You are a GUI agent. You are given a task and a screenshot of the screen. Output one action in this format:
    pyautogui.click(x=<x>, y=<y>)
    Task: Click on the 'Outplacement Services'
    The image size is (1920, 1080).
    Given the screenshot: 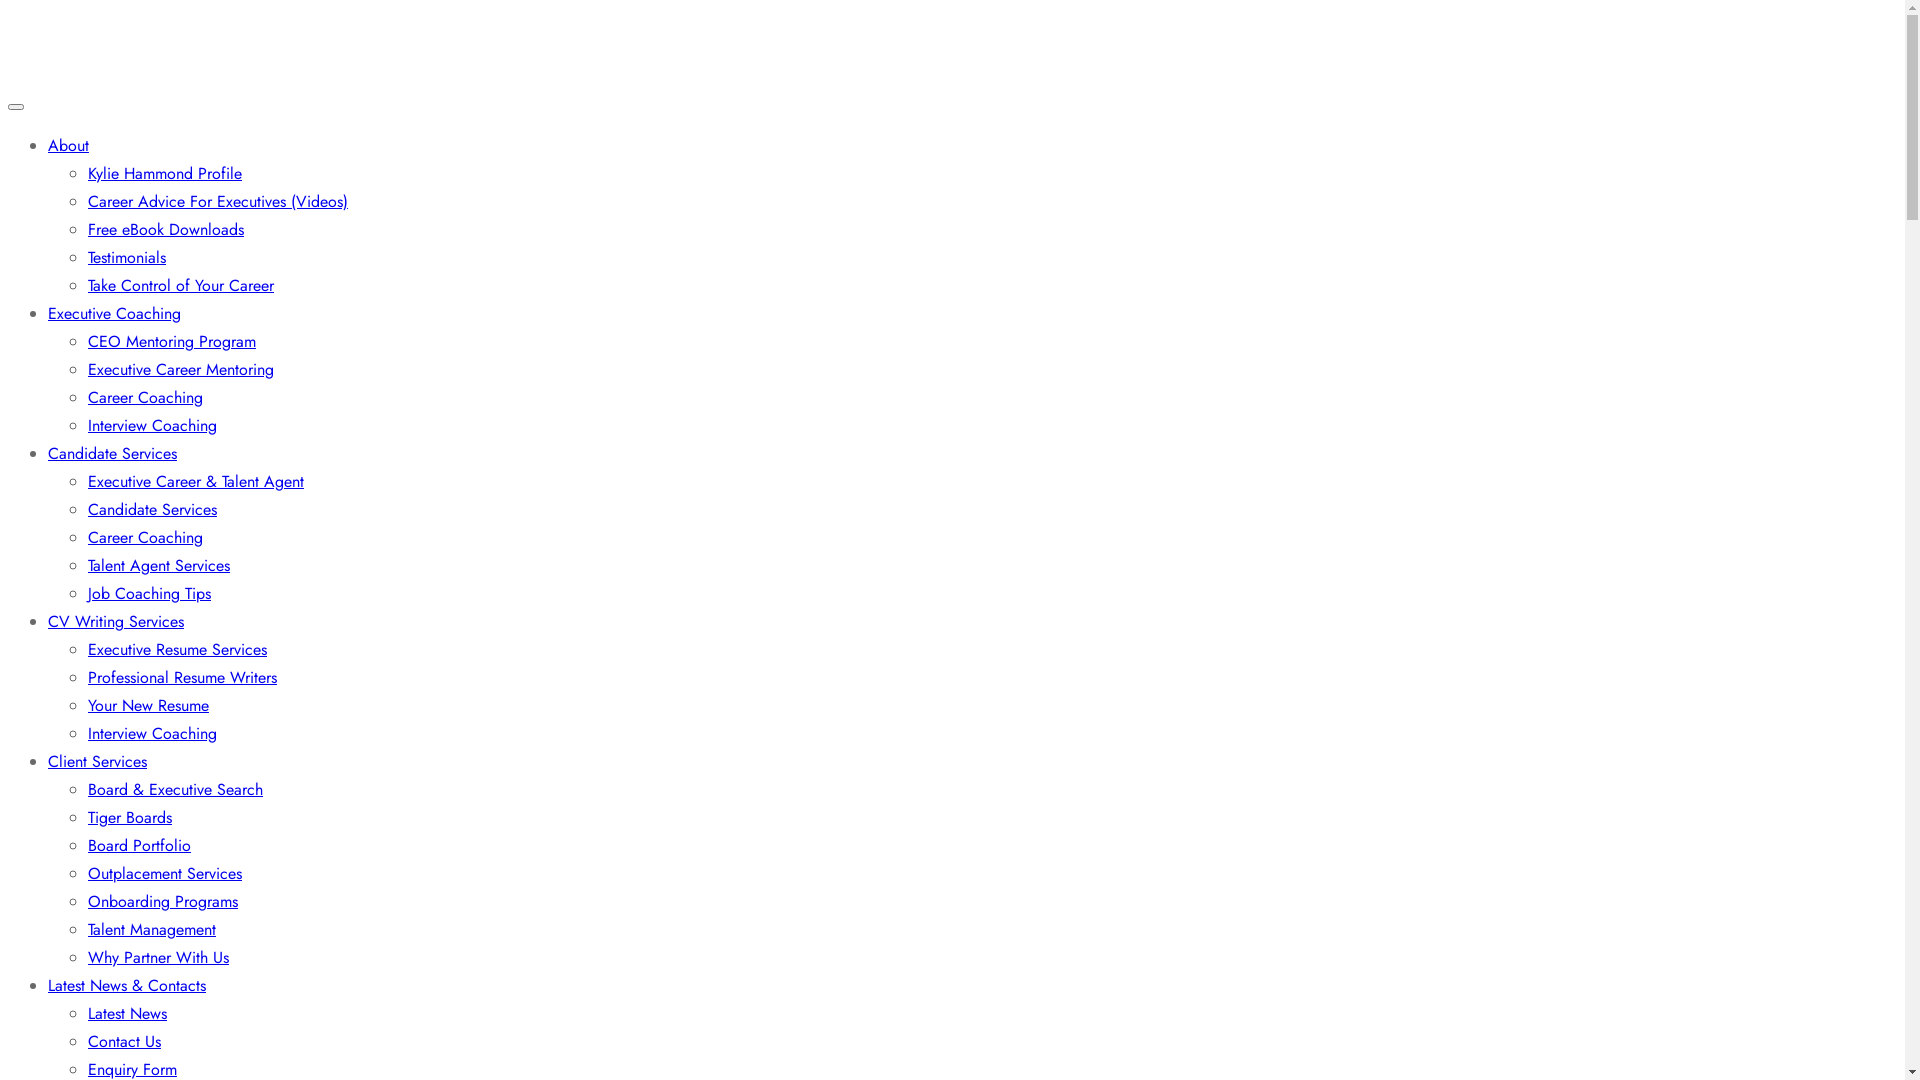 What is the action you would take?
    pyautogui.click(x=86, y=872)
    